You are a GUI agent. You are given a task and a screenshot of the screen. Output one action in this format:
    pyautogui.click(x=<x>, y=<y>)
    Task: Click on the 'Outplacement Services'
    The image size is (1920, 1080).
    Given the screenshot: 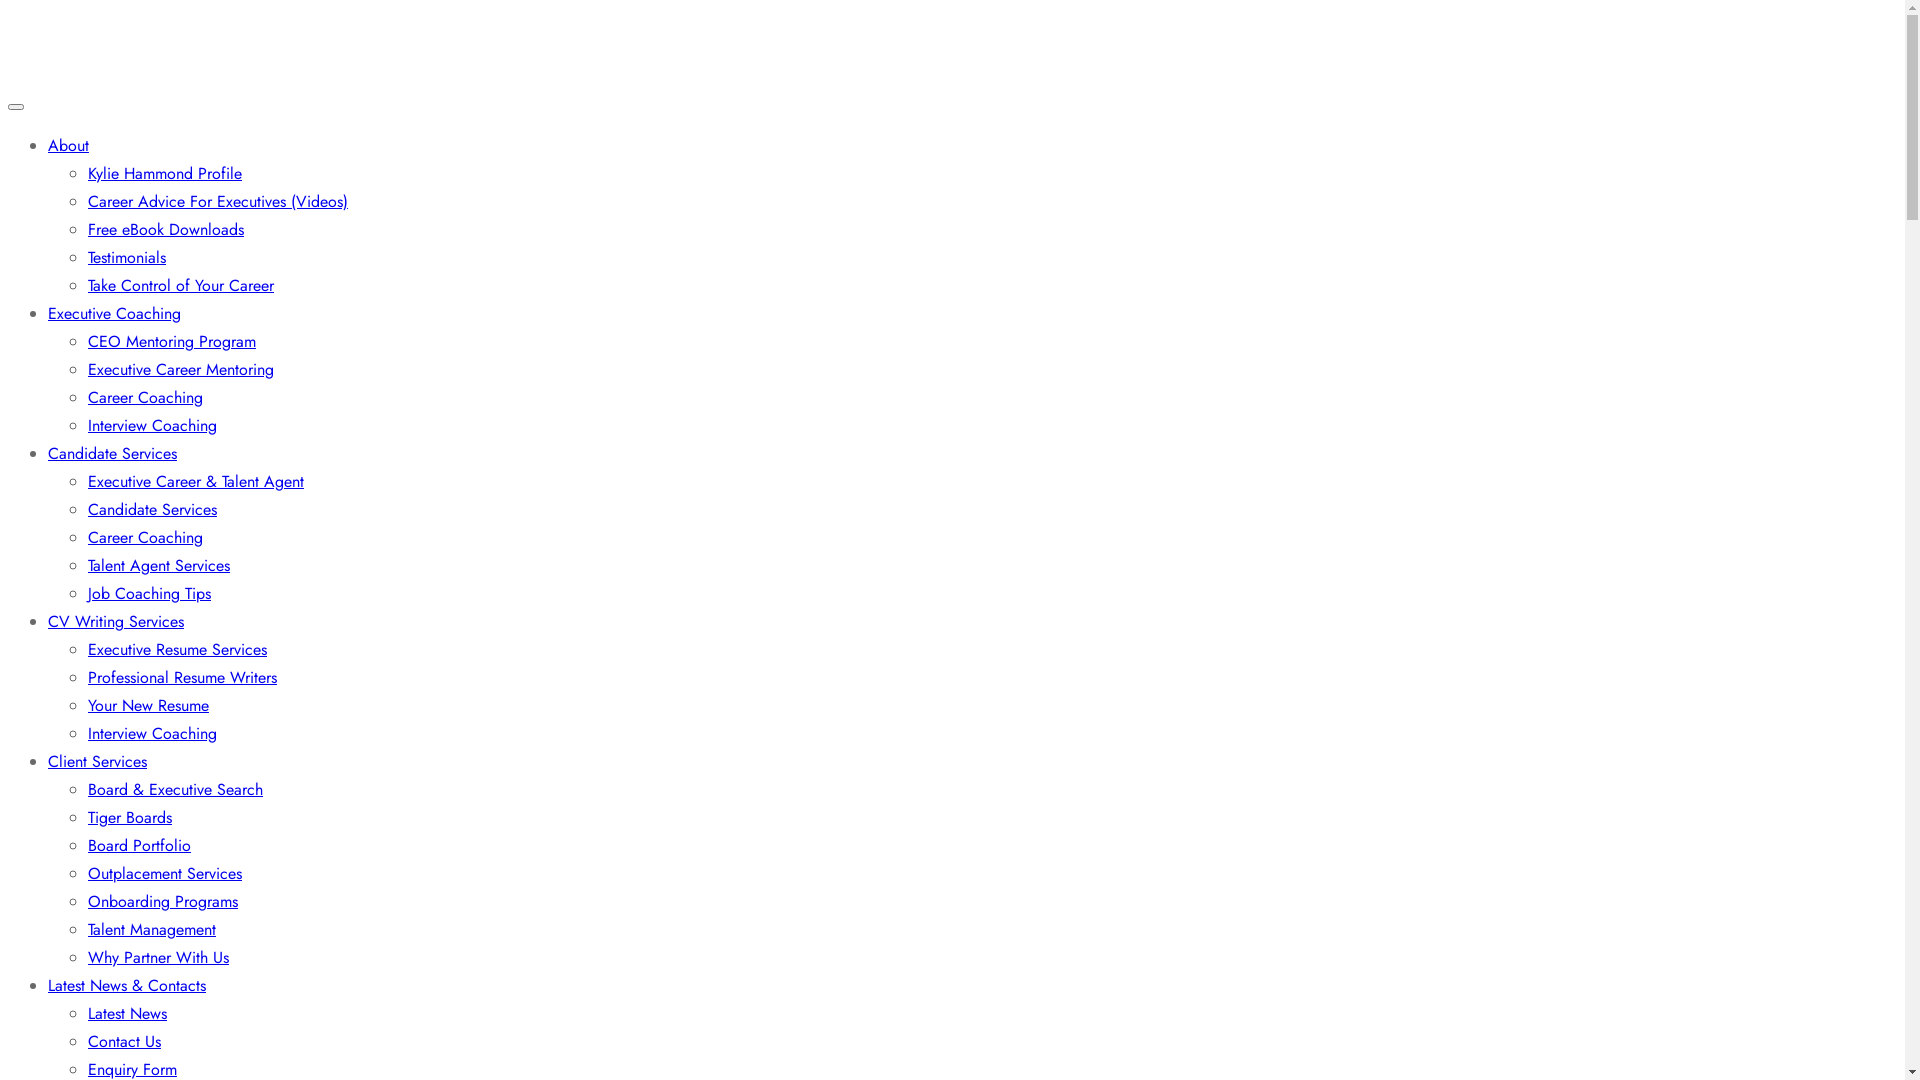 What is the action you would take?
    pyautogui.click(x=86, y=872)
    